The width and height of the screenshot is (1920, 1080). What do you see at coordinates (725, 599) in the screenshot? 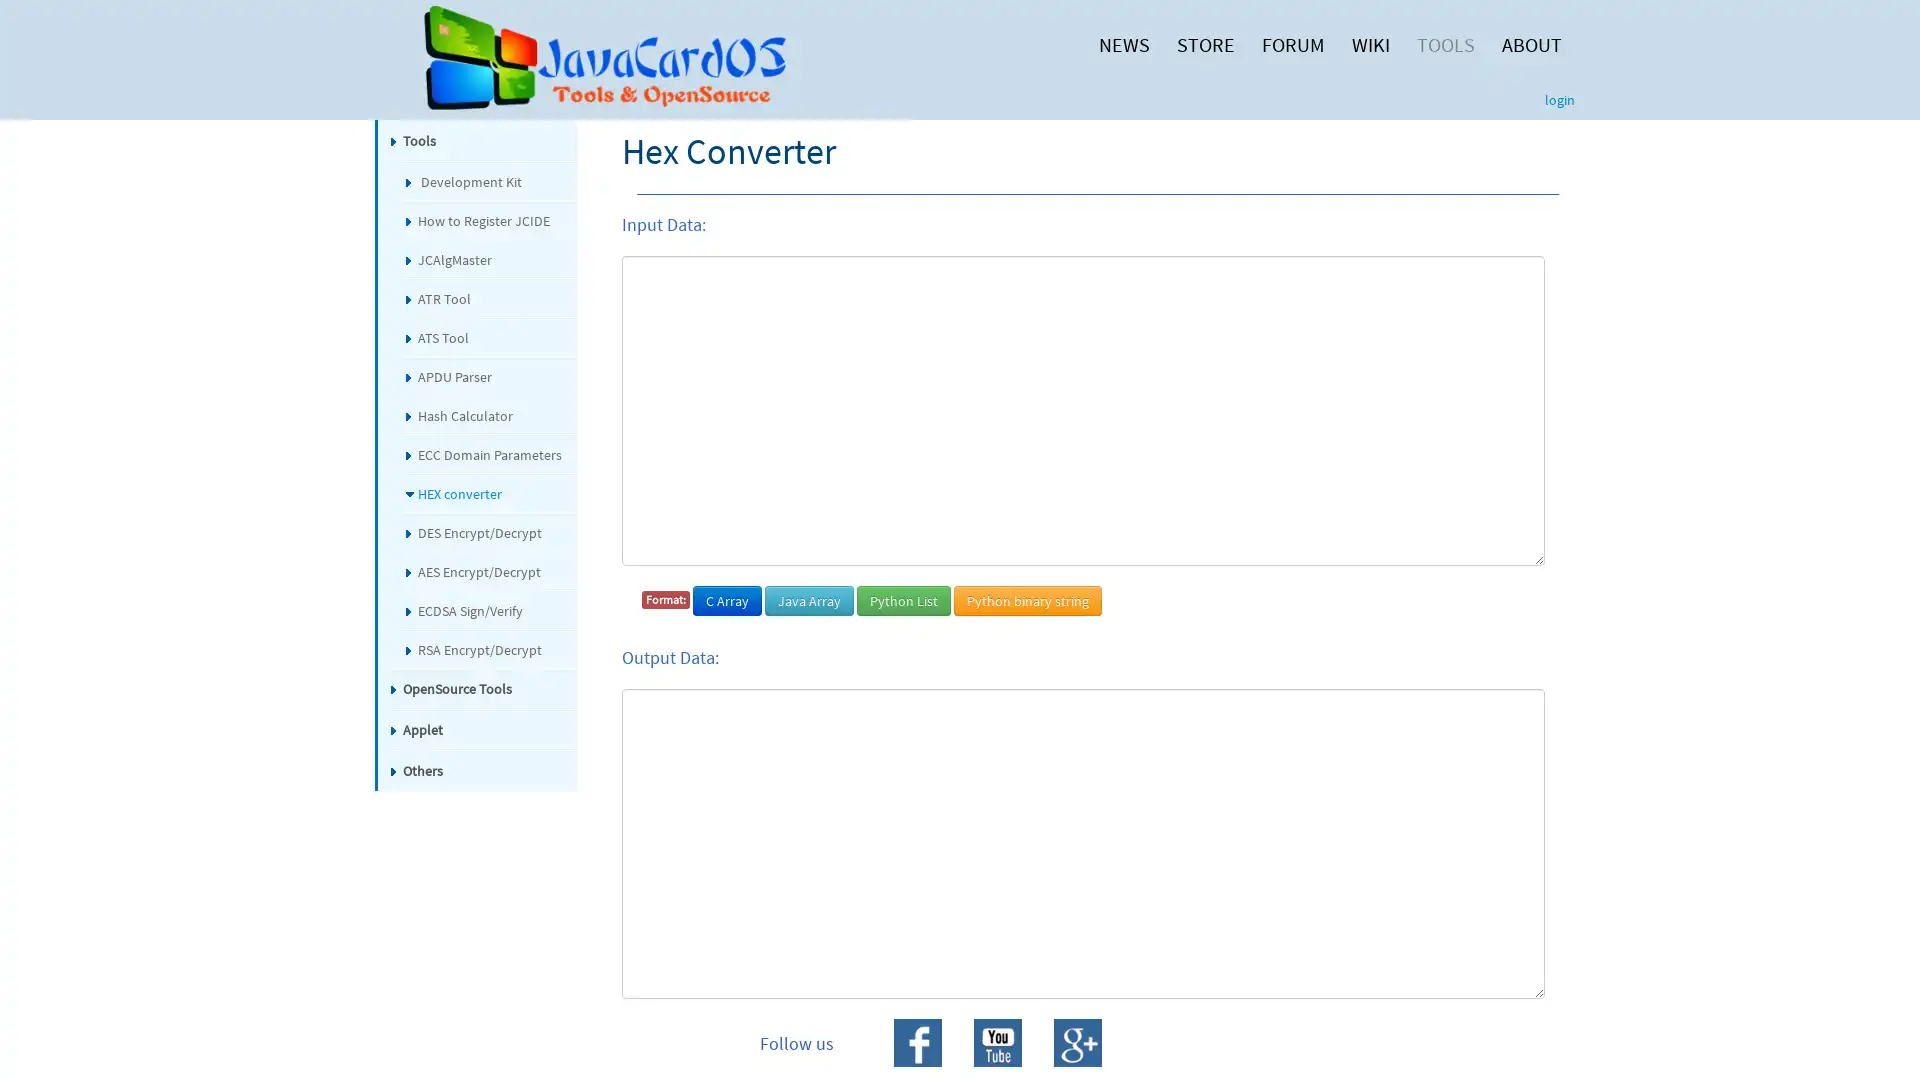
I see `C Array` at bounding box center [725, 599].